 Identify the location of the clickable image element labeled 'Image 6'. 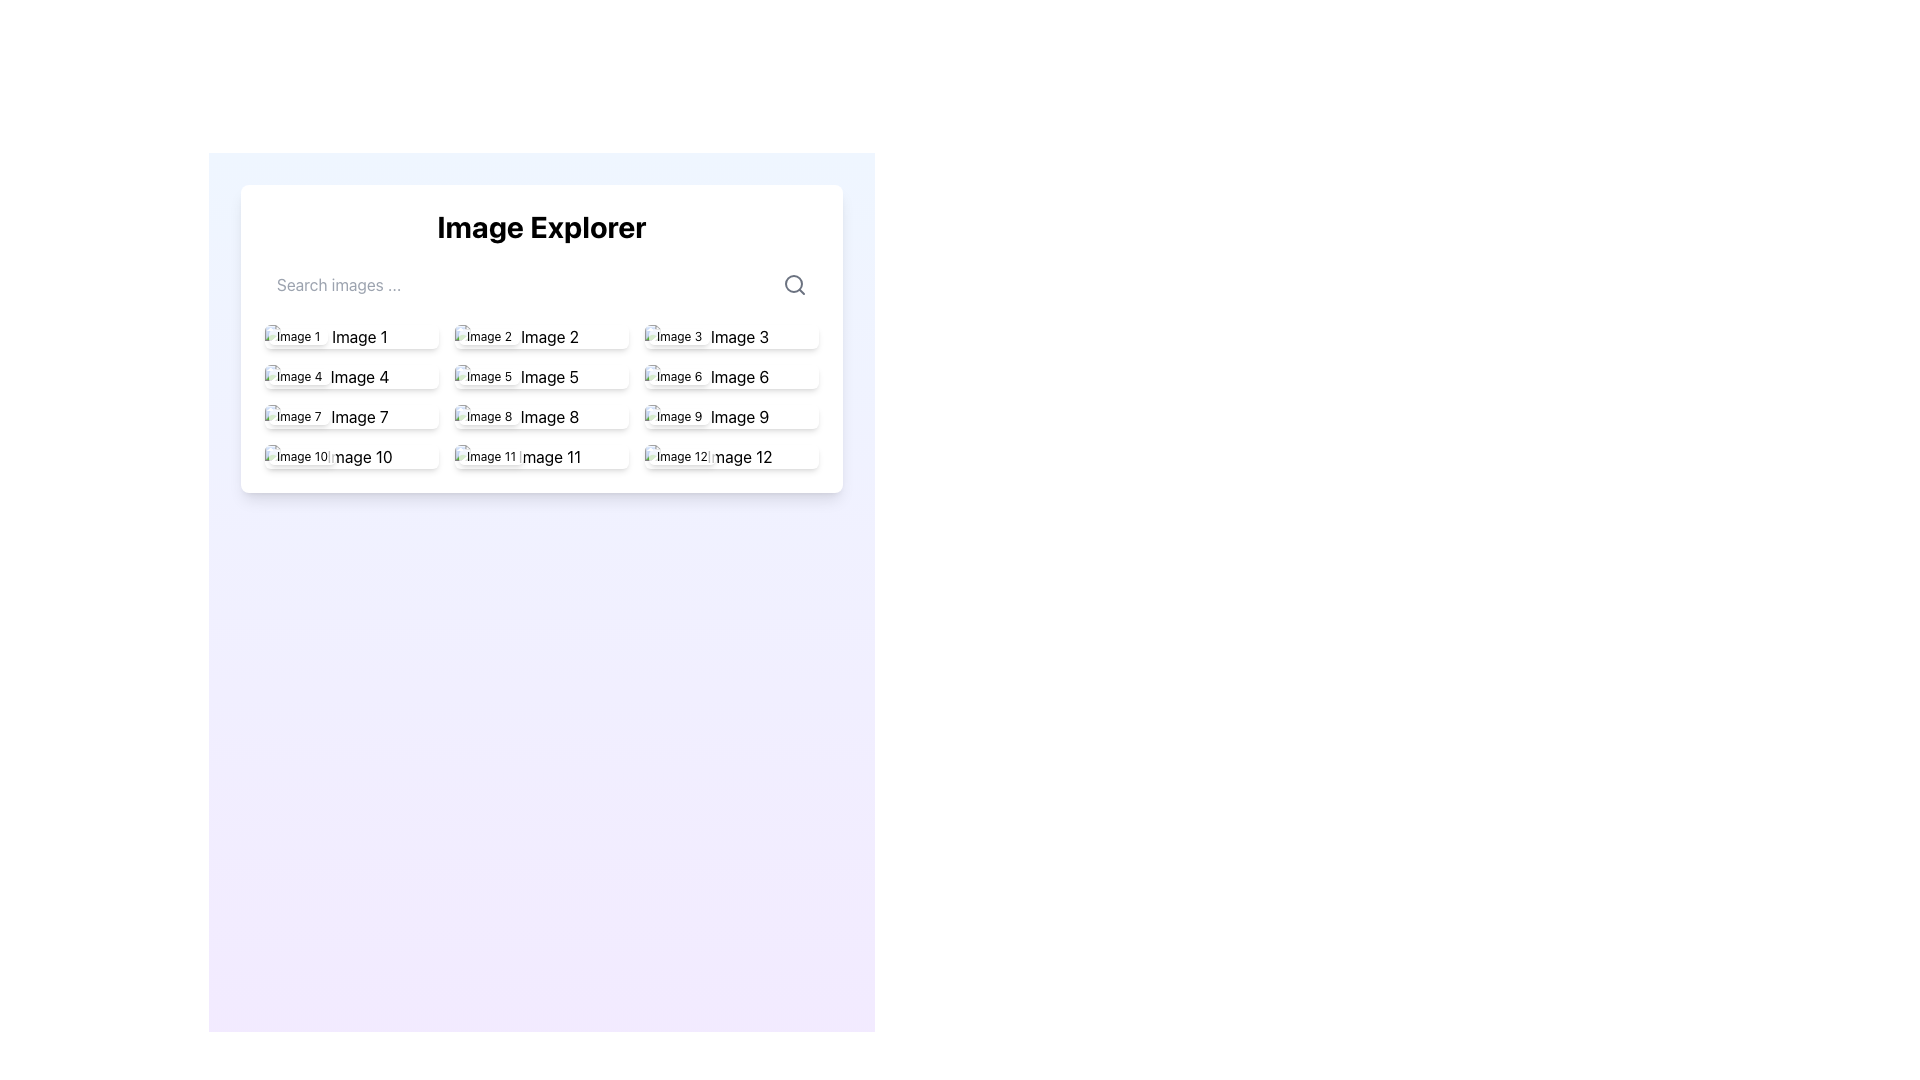
(730, 377).